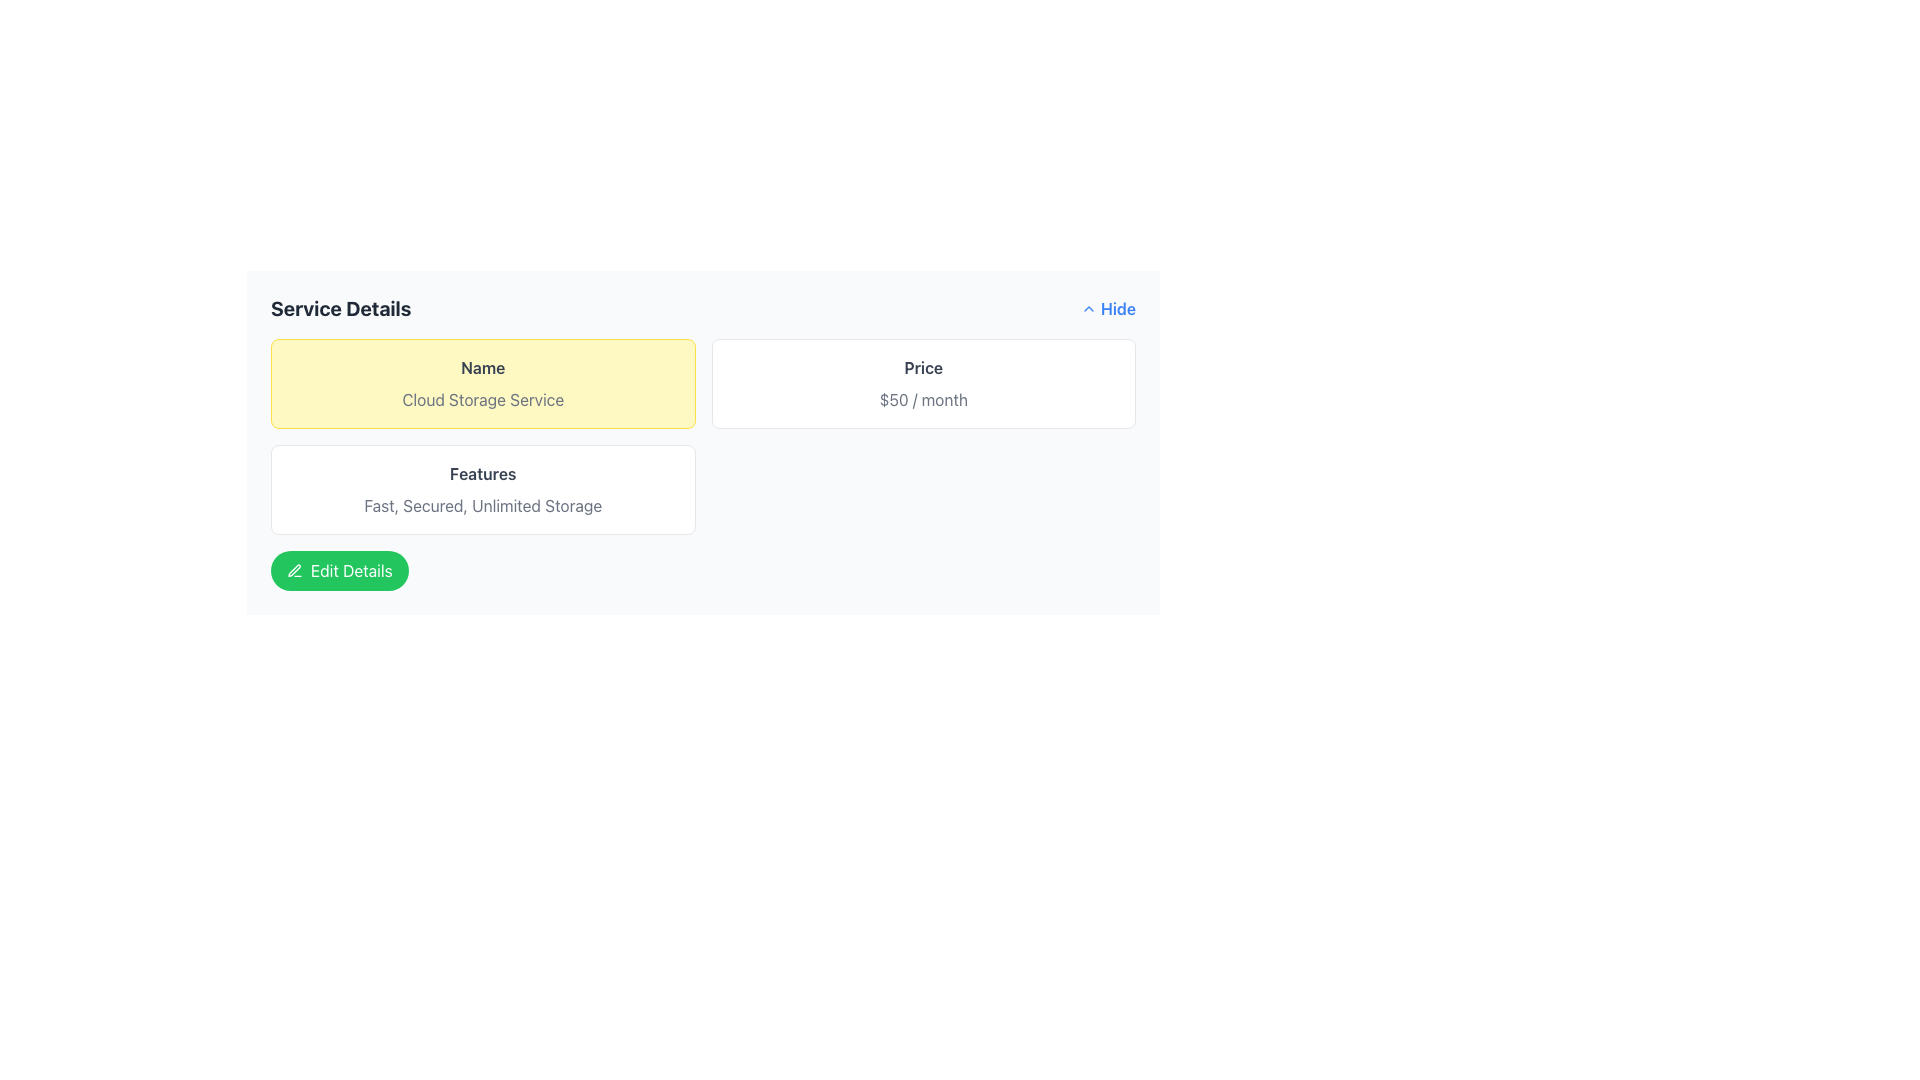  Describe the element at coordinates (293, 570) in the screenshot. I see `the edit icon located to the left of the 'Edit Details' button at the bottom-left of the interface` at that location.